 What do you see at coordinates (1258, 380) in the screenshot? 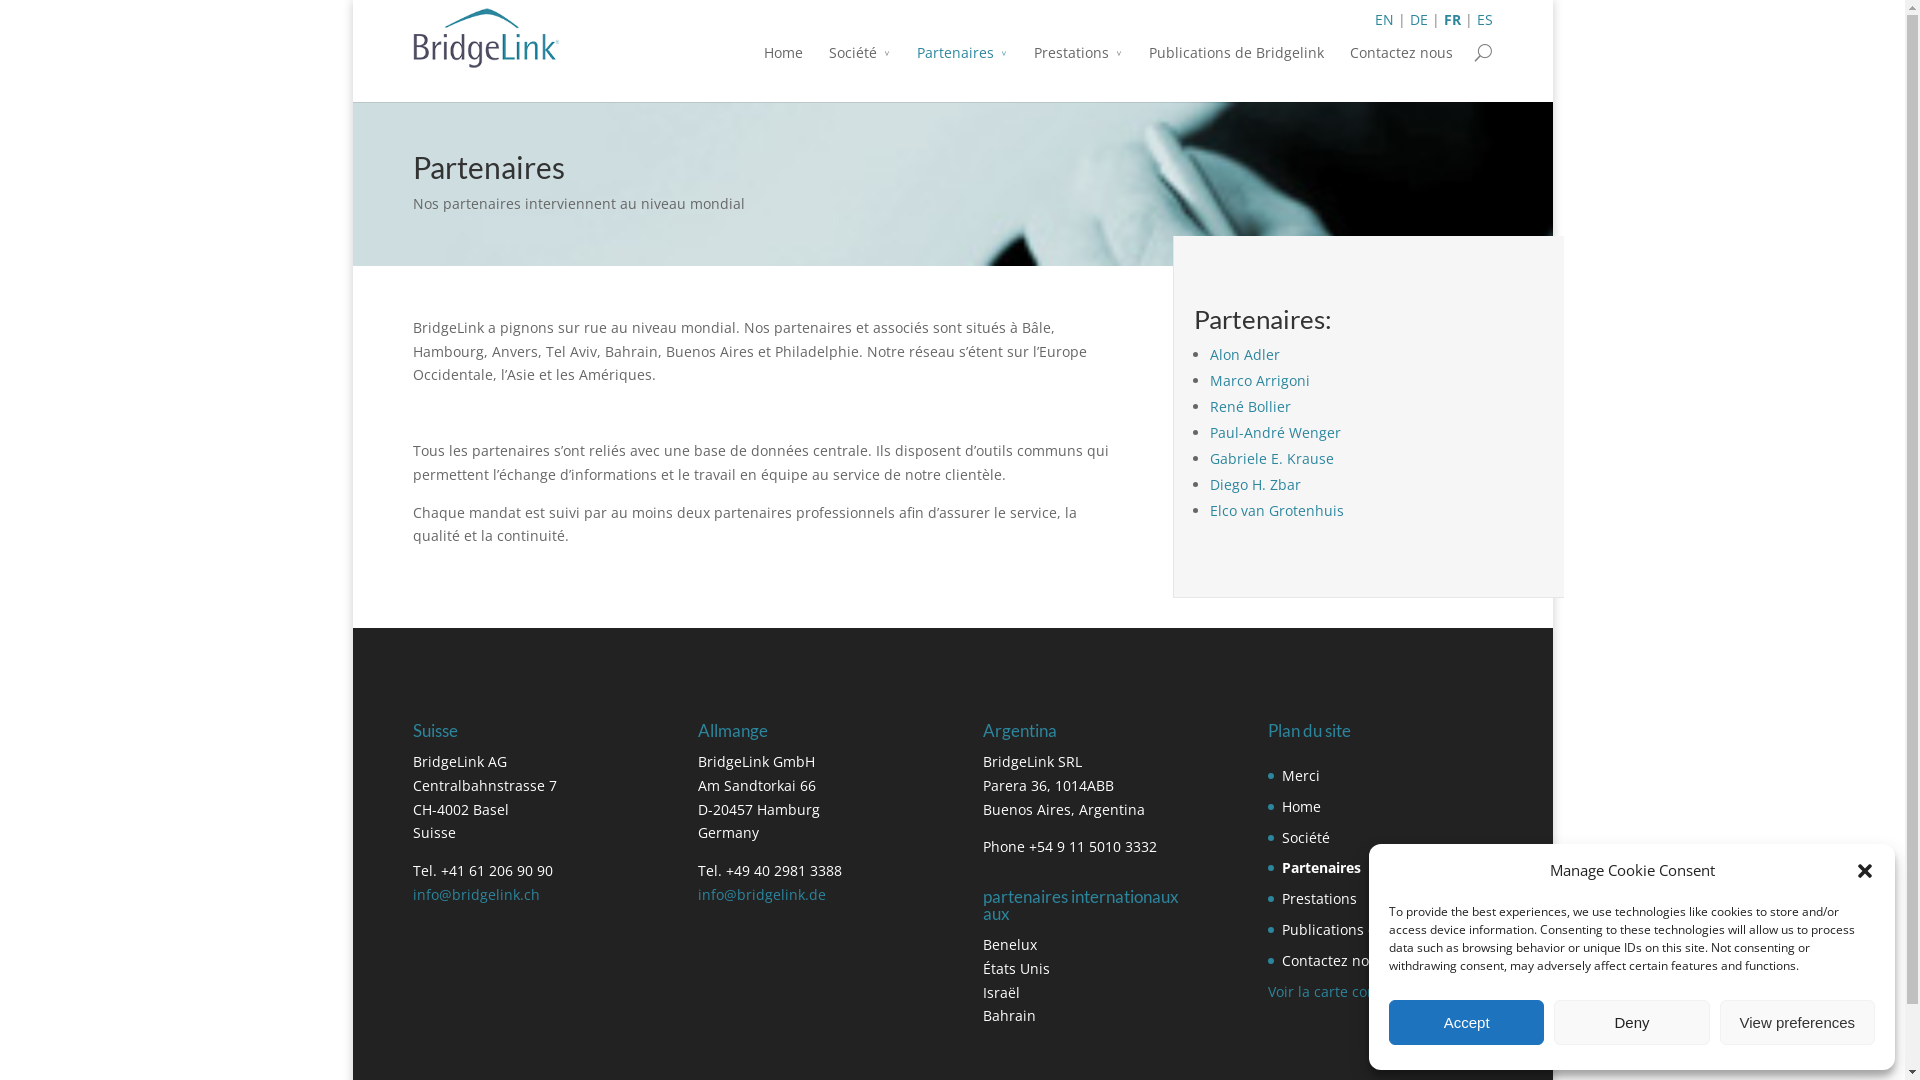
I see `'Marco Arrigoni'` at bounding box center [1258, 380].